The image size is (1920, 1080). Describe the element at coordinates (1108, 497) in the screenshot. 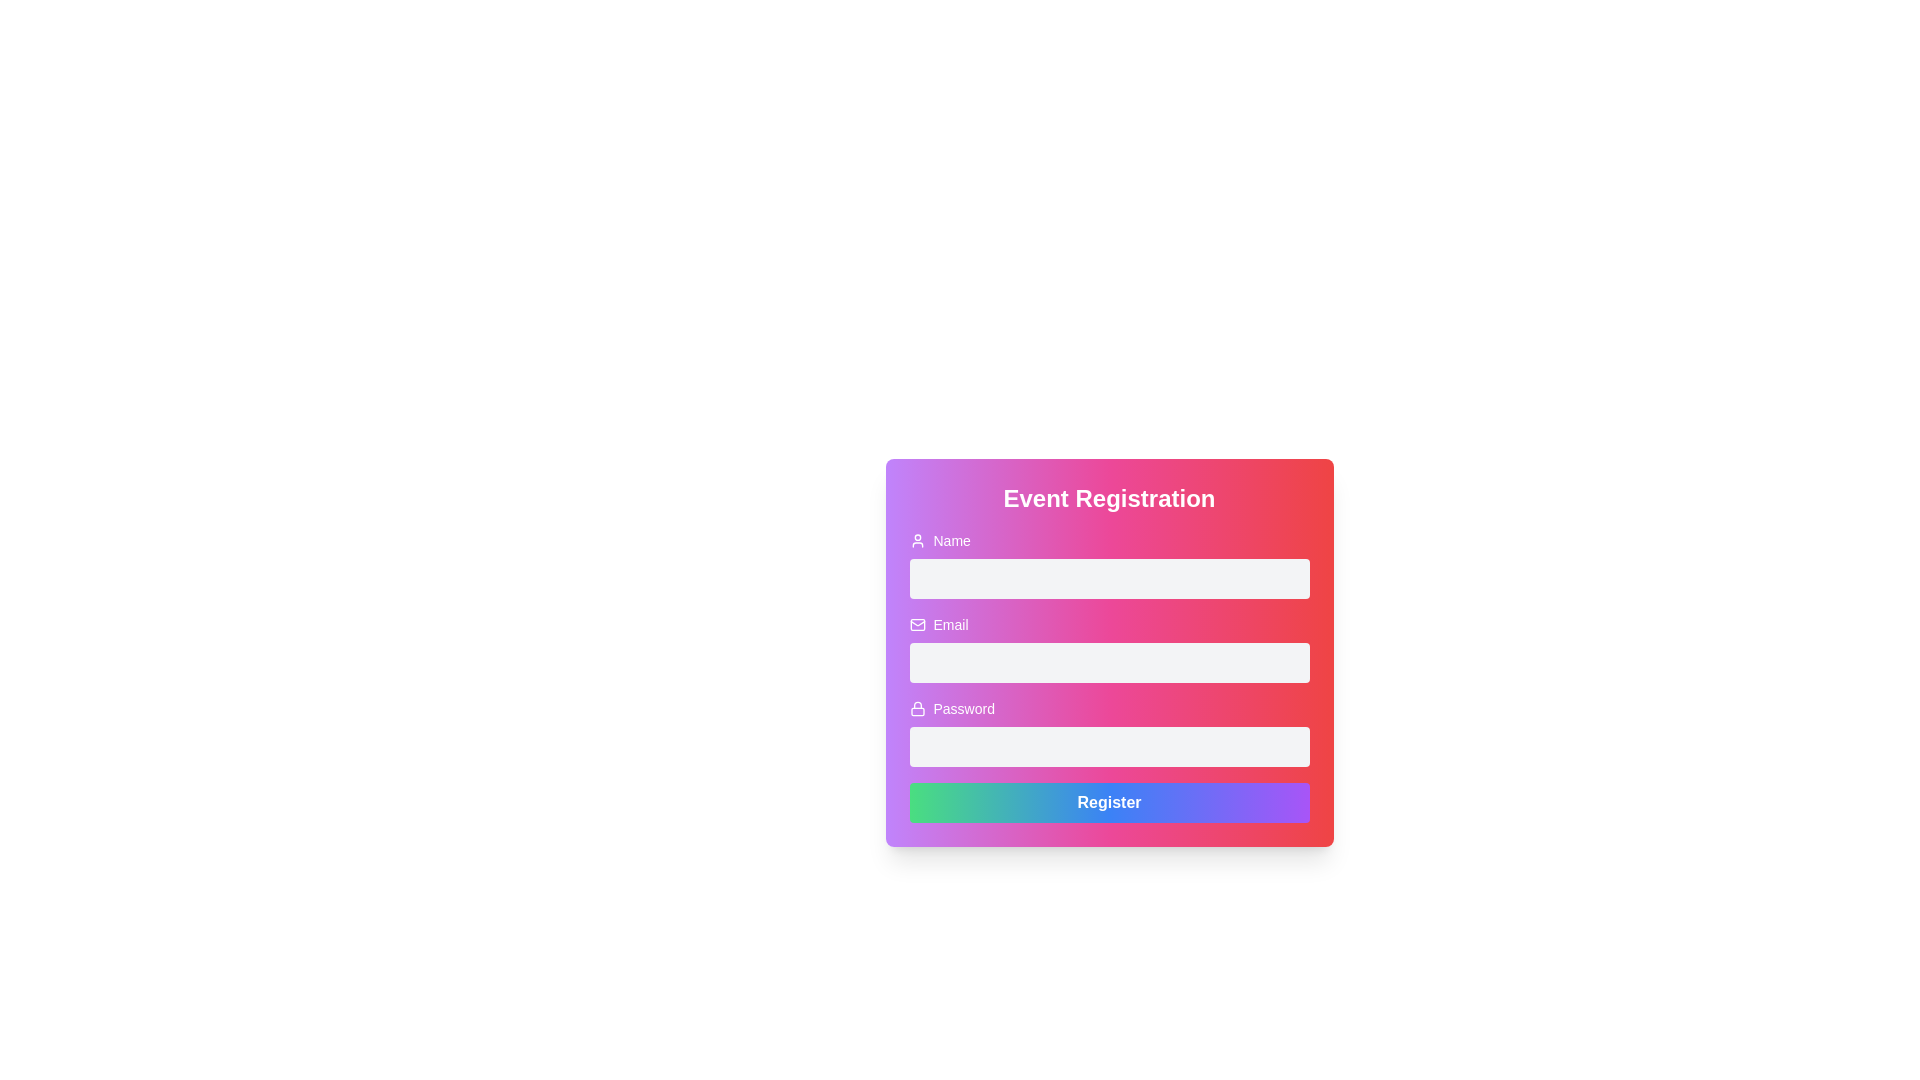

I see `Header or Title Text located at the top of the form, which indicates the purpose of the form to the user` at that location.